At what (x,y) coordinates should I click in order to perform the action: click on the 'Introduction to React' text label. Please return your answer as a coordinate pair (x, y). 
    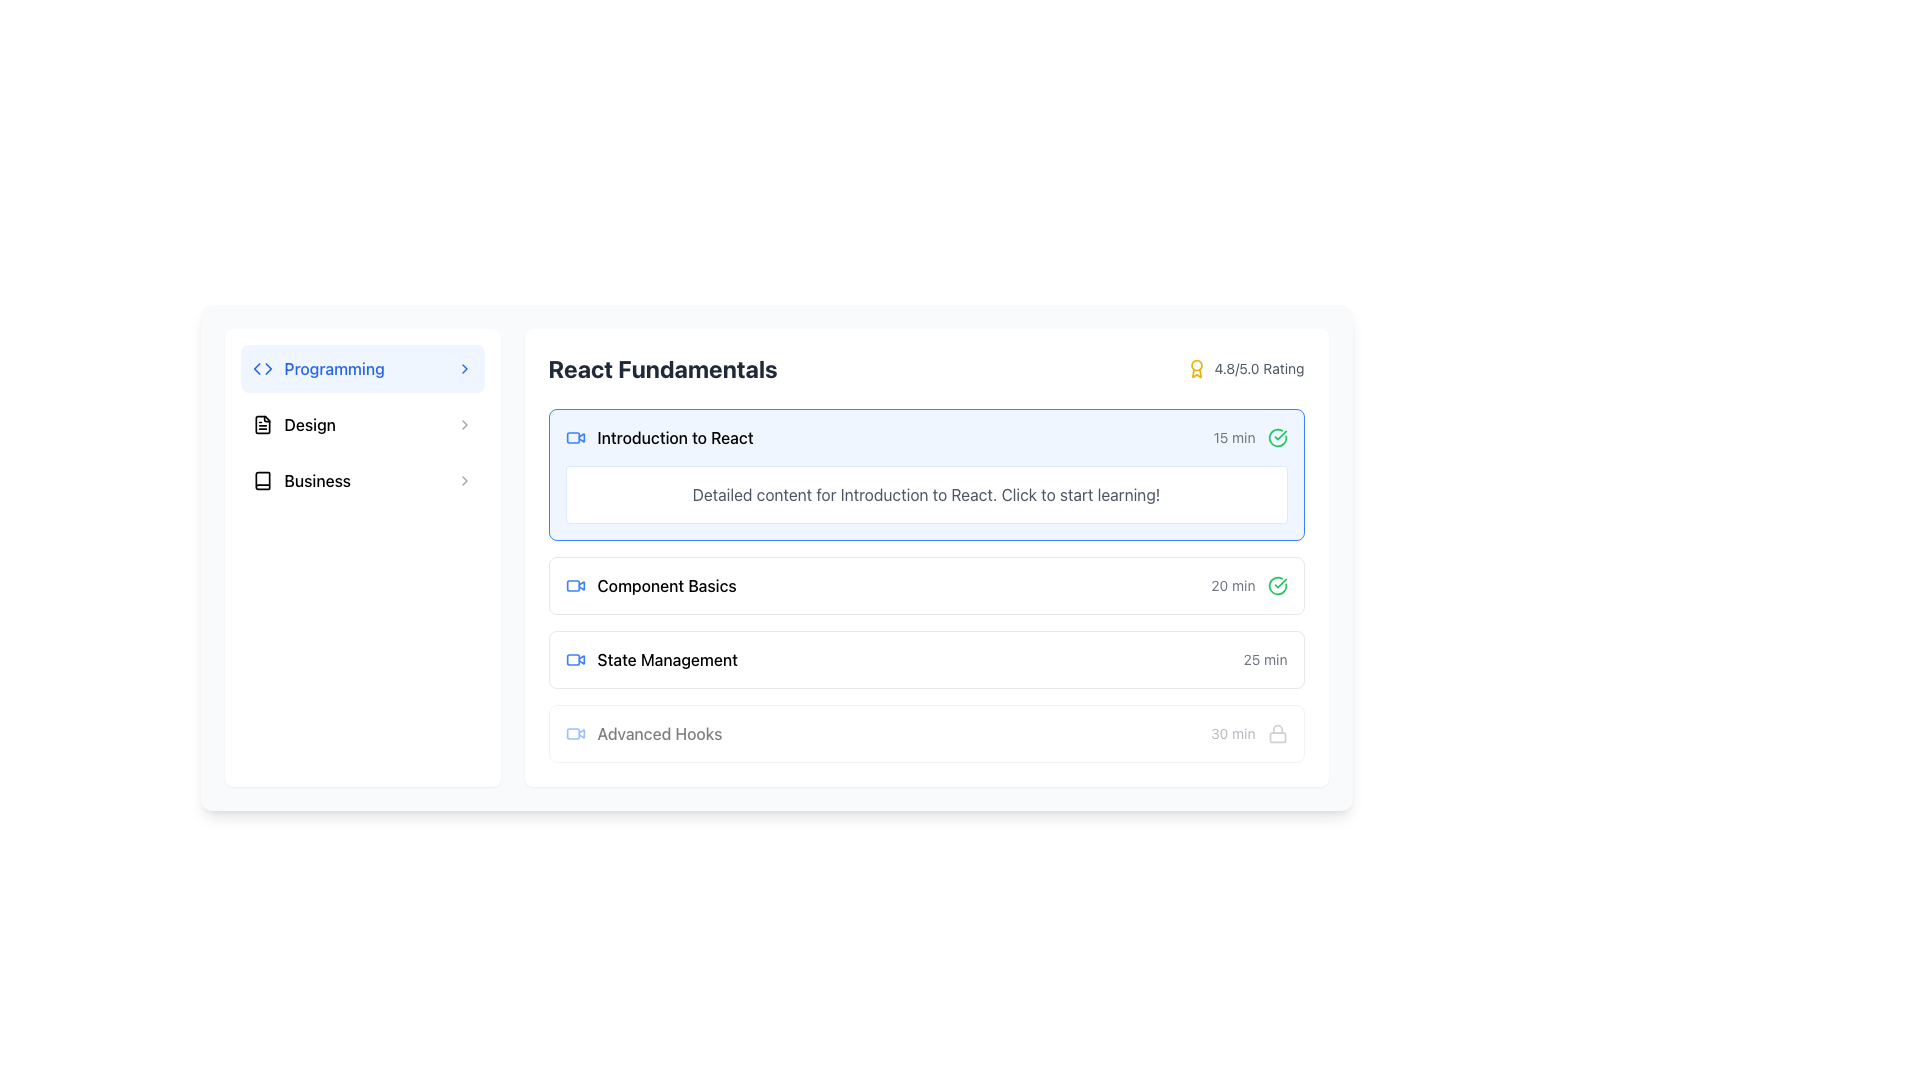
    Looking at the image, I should click on (659, 437).